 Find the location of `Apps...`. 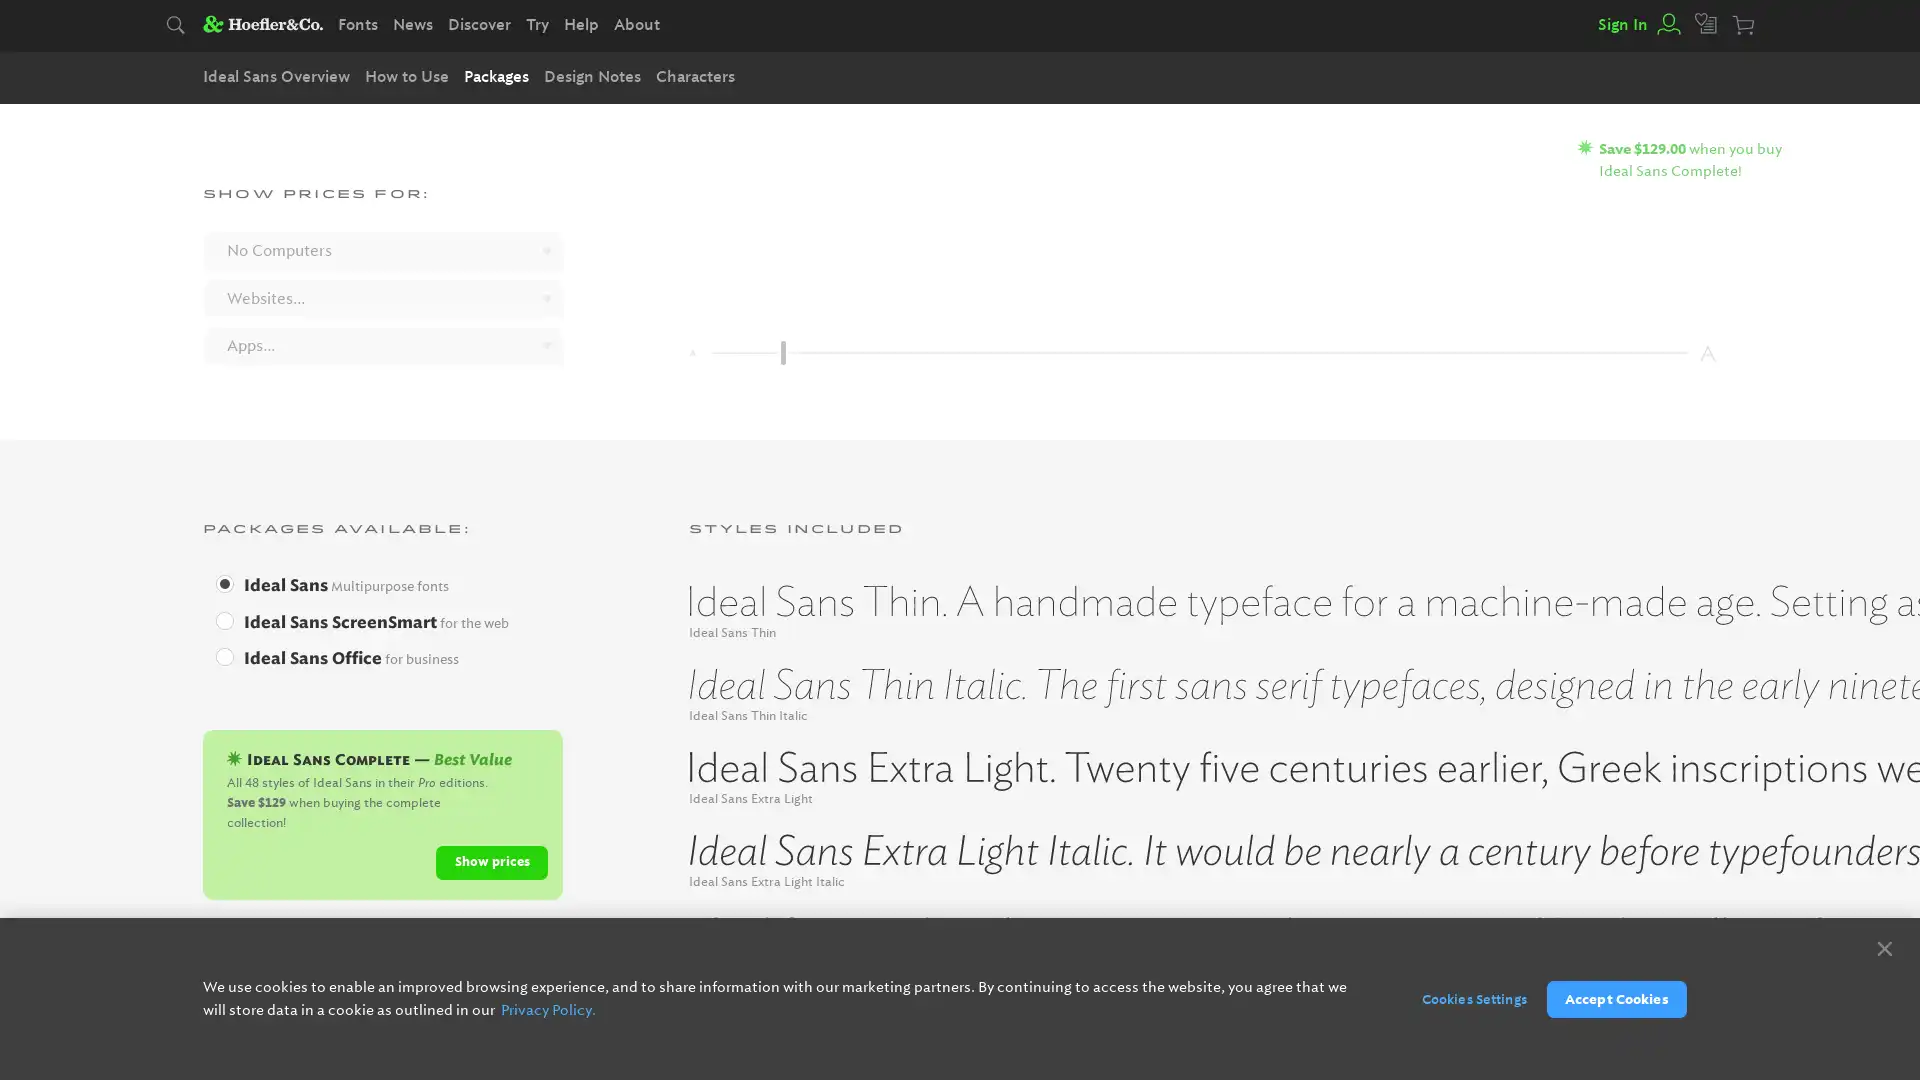

Apps... is located at coordinates (383, 345).